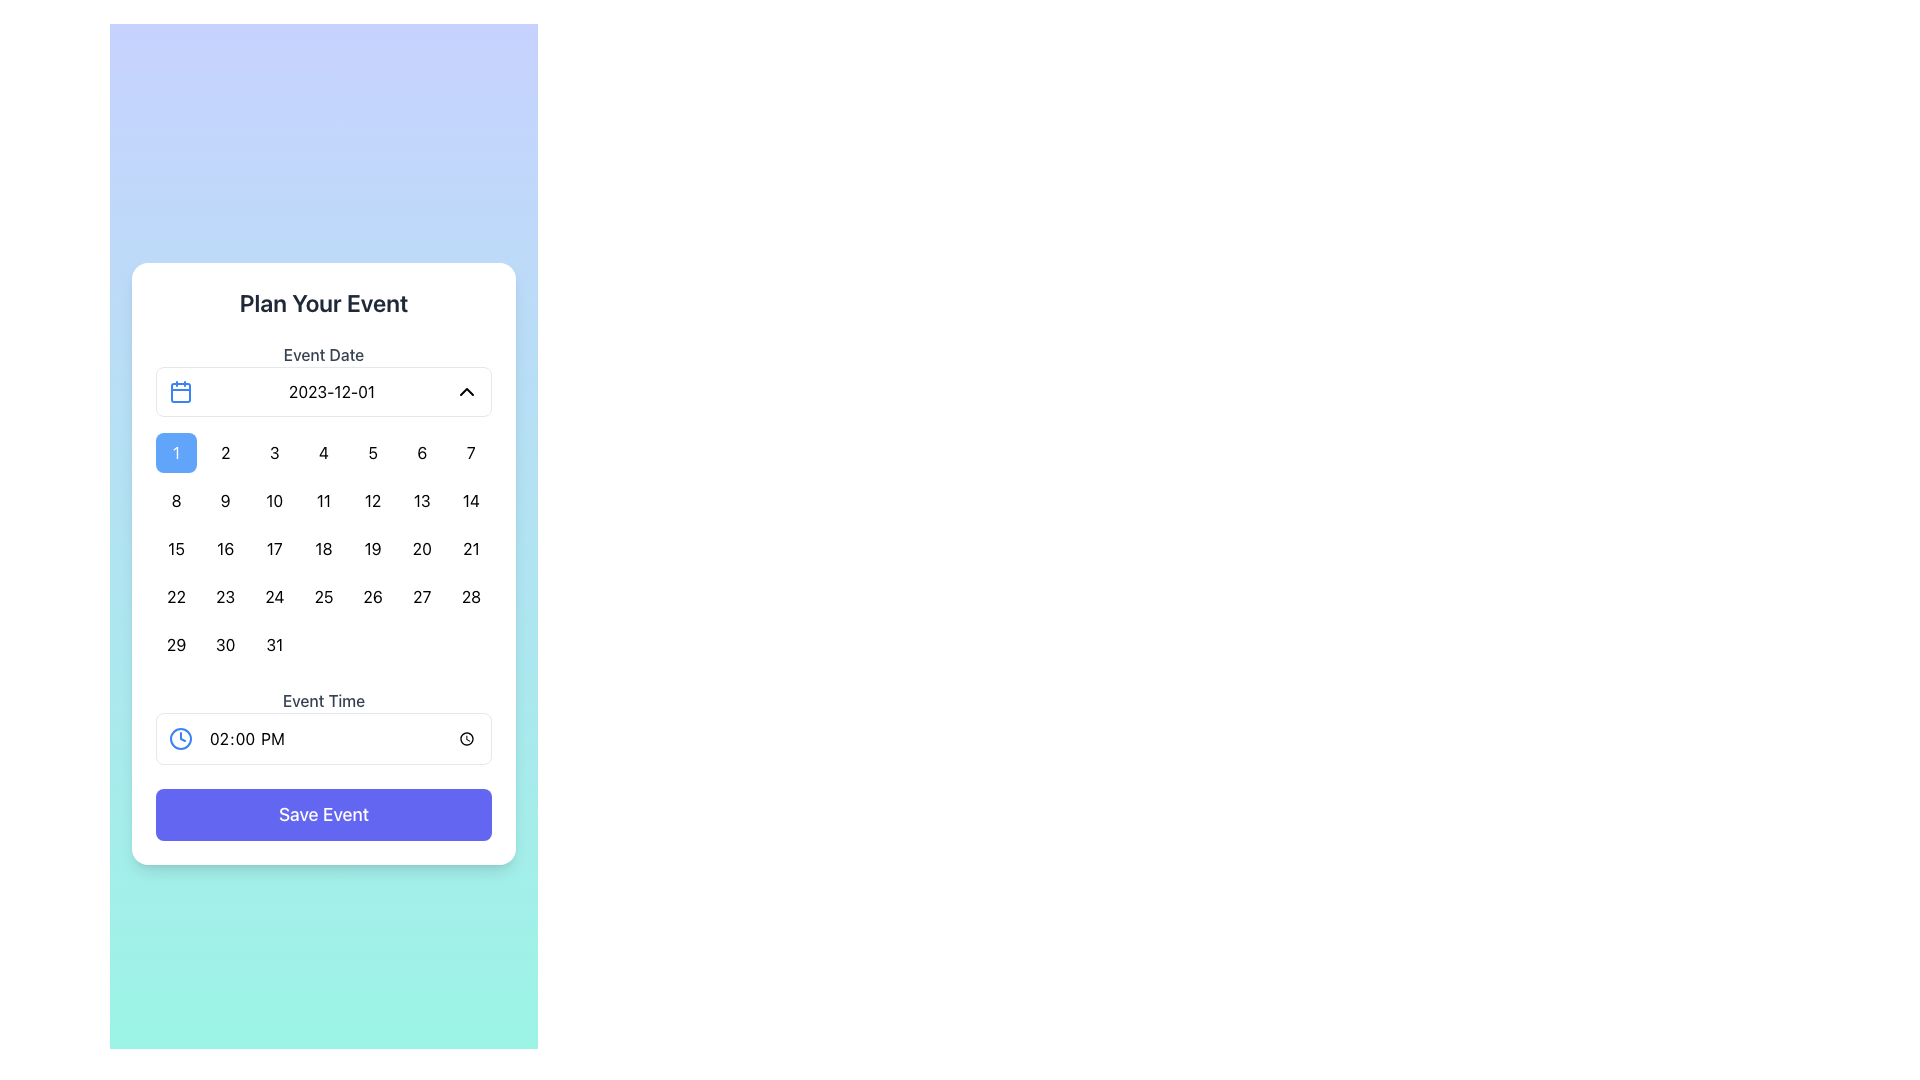 Image resolution: width=1920 pixels, height=1080 pixels. Describe the element at coordinates (373, 500) in the screenshot. I see `the rounded square button labeled '12' in the fifth column of the second row of the calendar grid to observe the hover effect that changes its background color to light blue` at that location.